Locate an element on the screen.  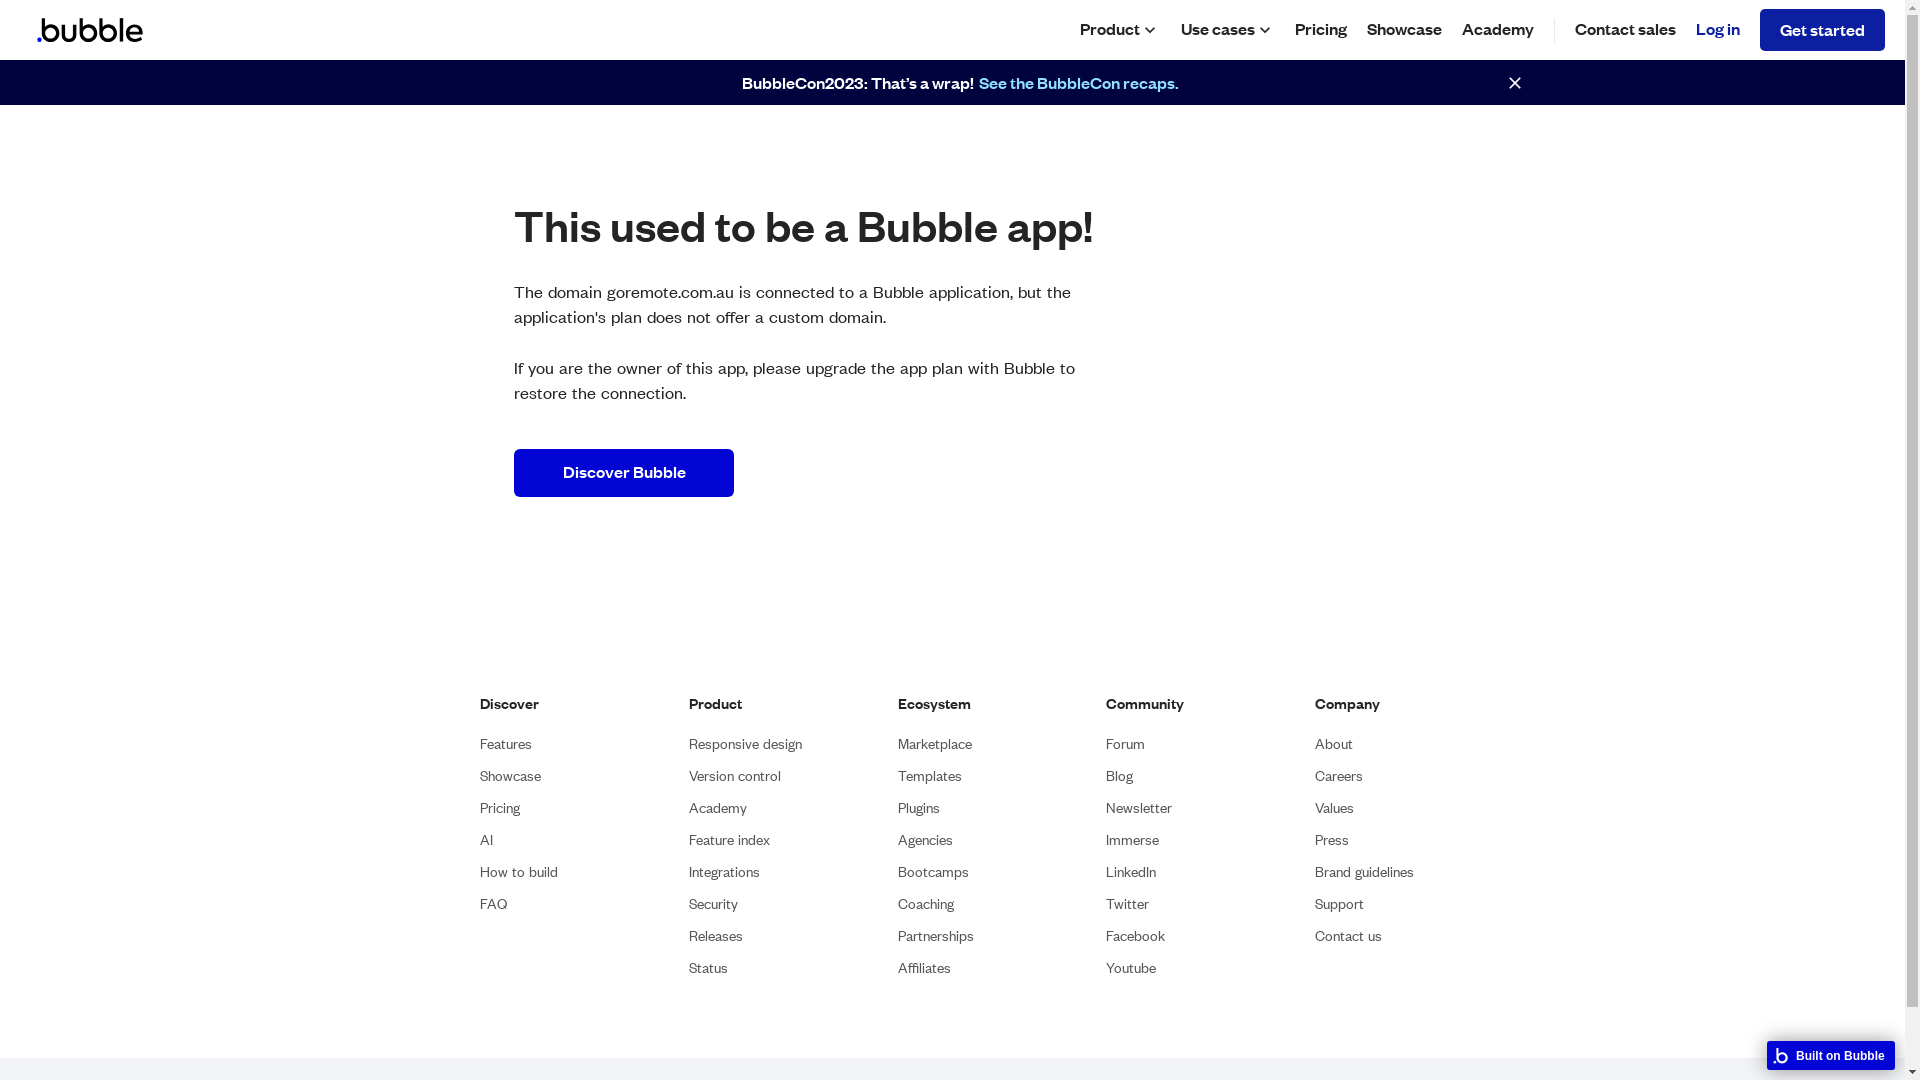
'Features' is located at coordinates (505, 743).